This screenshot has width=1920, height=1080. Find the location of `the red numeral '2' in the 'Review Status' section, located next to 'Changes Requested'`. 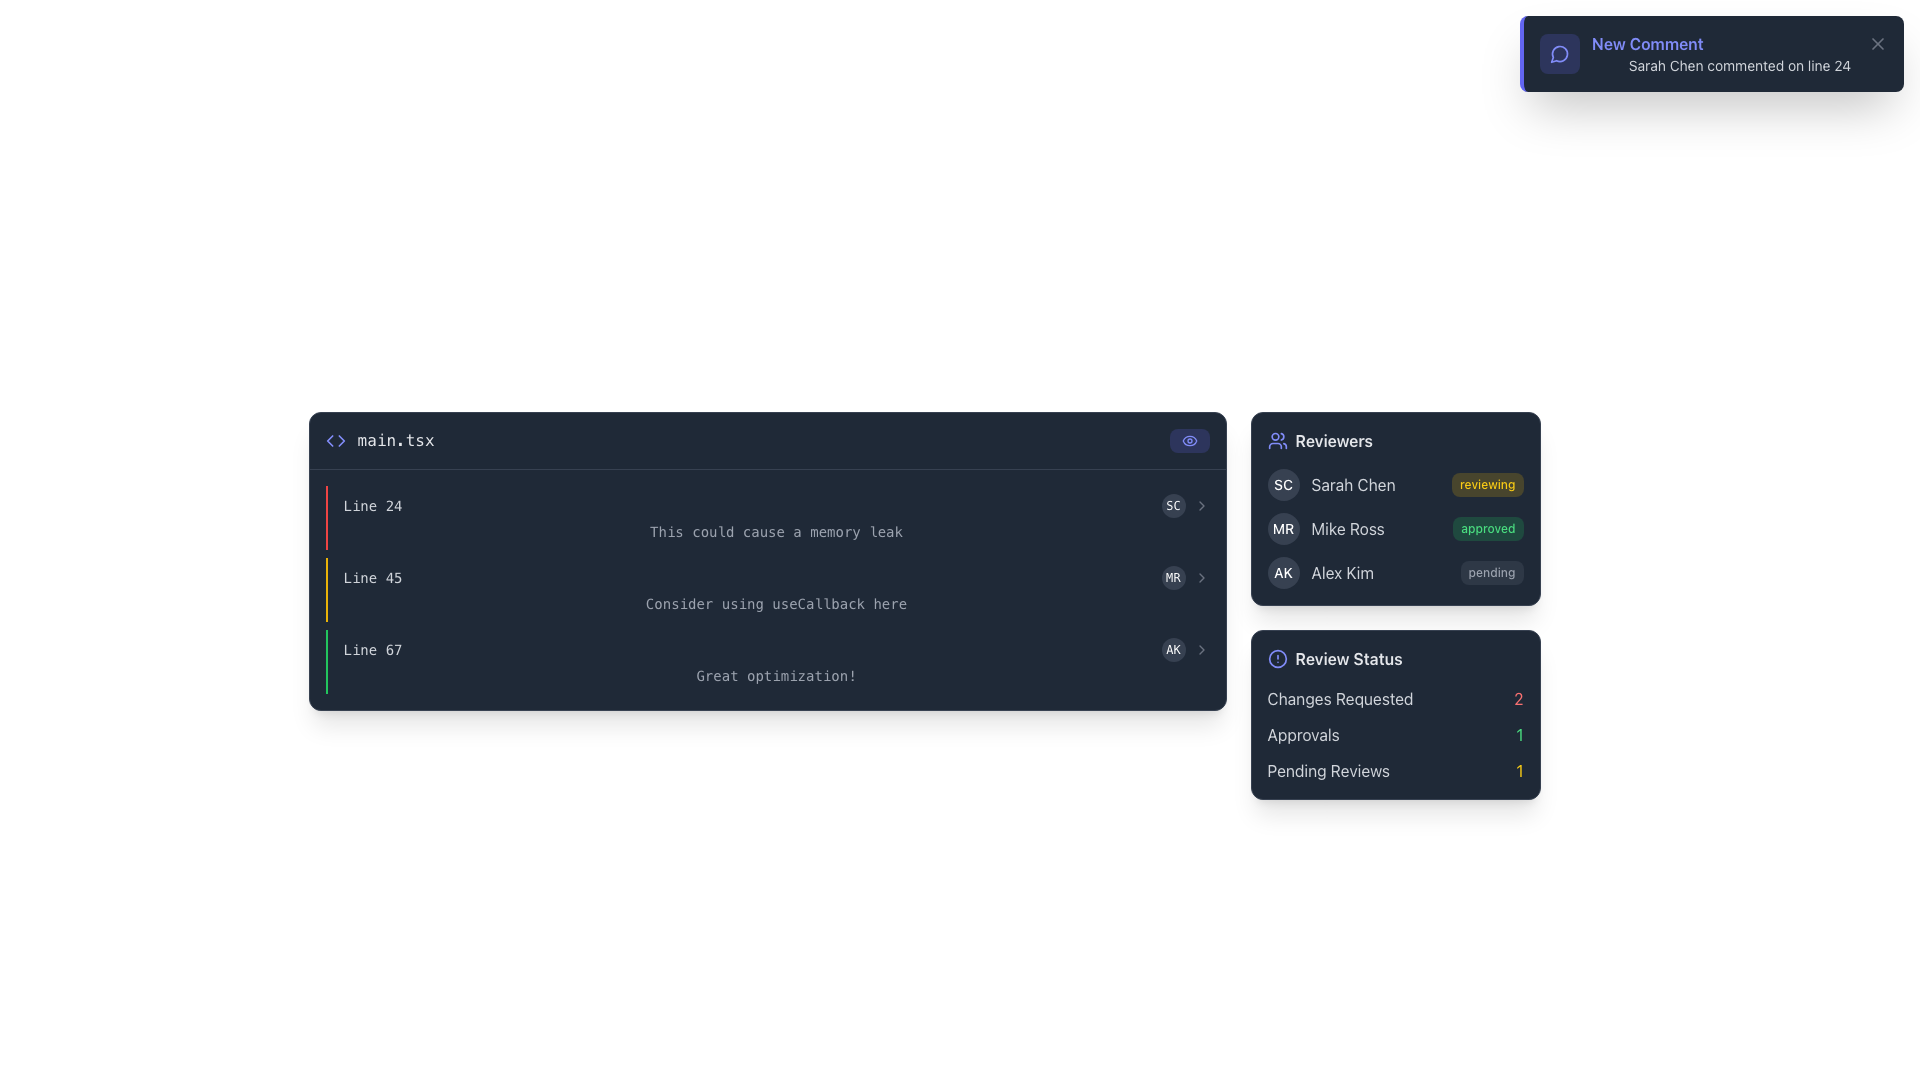

the red numeral '2' in the 'Review Status' section, located next to 'Changes Requested' is located at coordinates (1518, 697).